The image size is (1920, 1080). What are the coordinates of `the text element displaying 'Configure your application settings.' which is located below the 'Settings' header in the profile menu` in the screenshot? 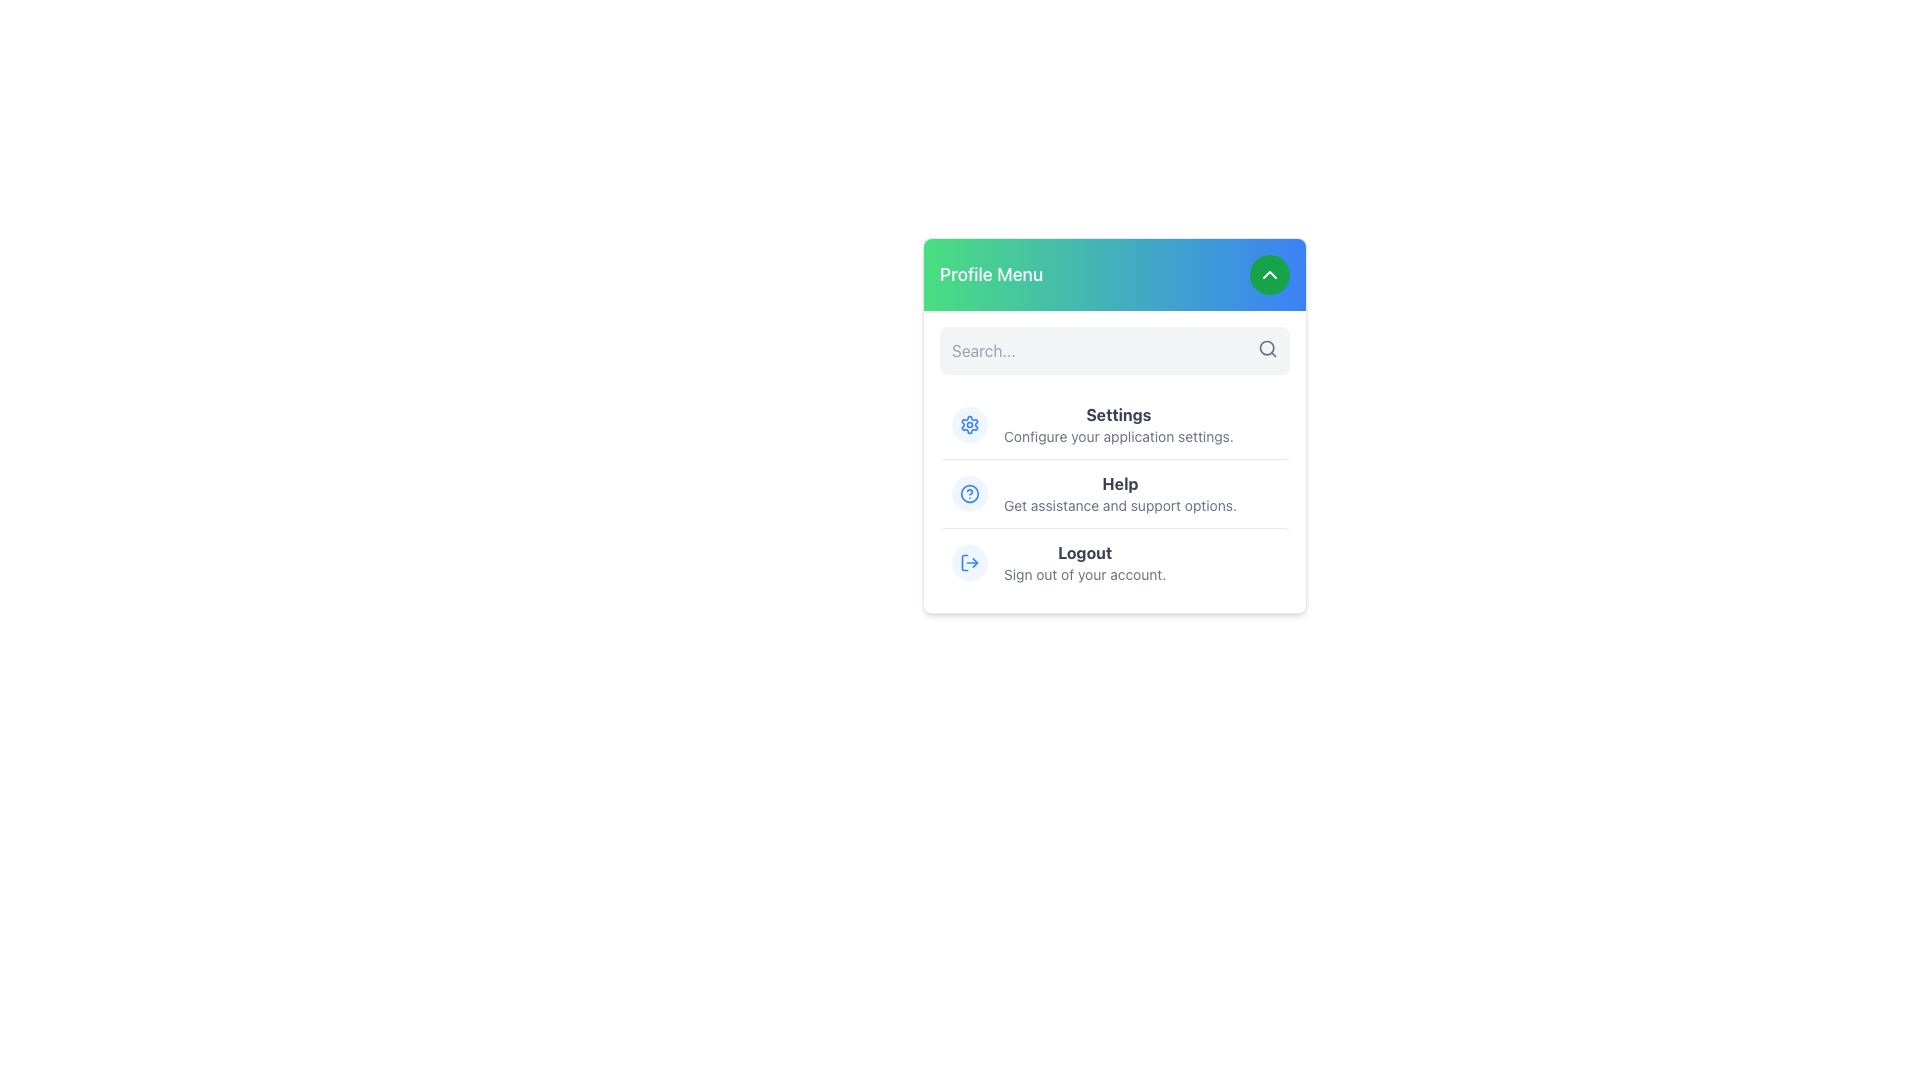 It's located at (1117, 435).